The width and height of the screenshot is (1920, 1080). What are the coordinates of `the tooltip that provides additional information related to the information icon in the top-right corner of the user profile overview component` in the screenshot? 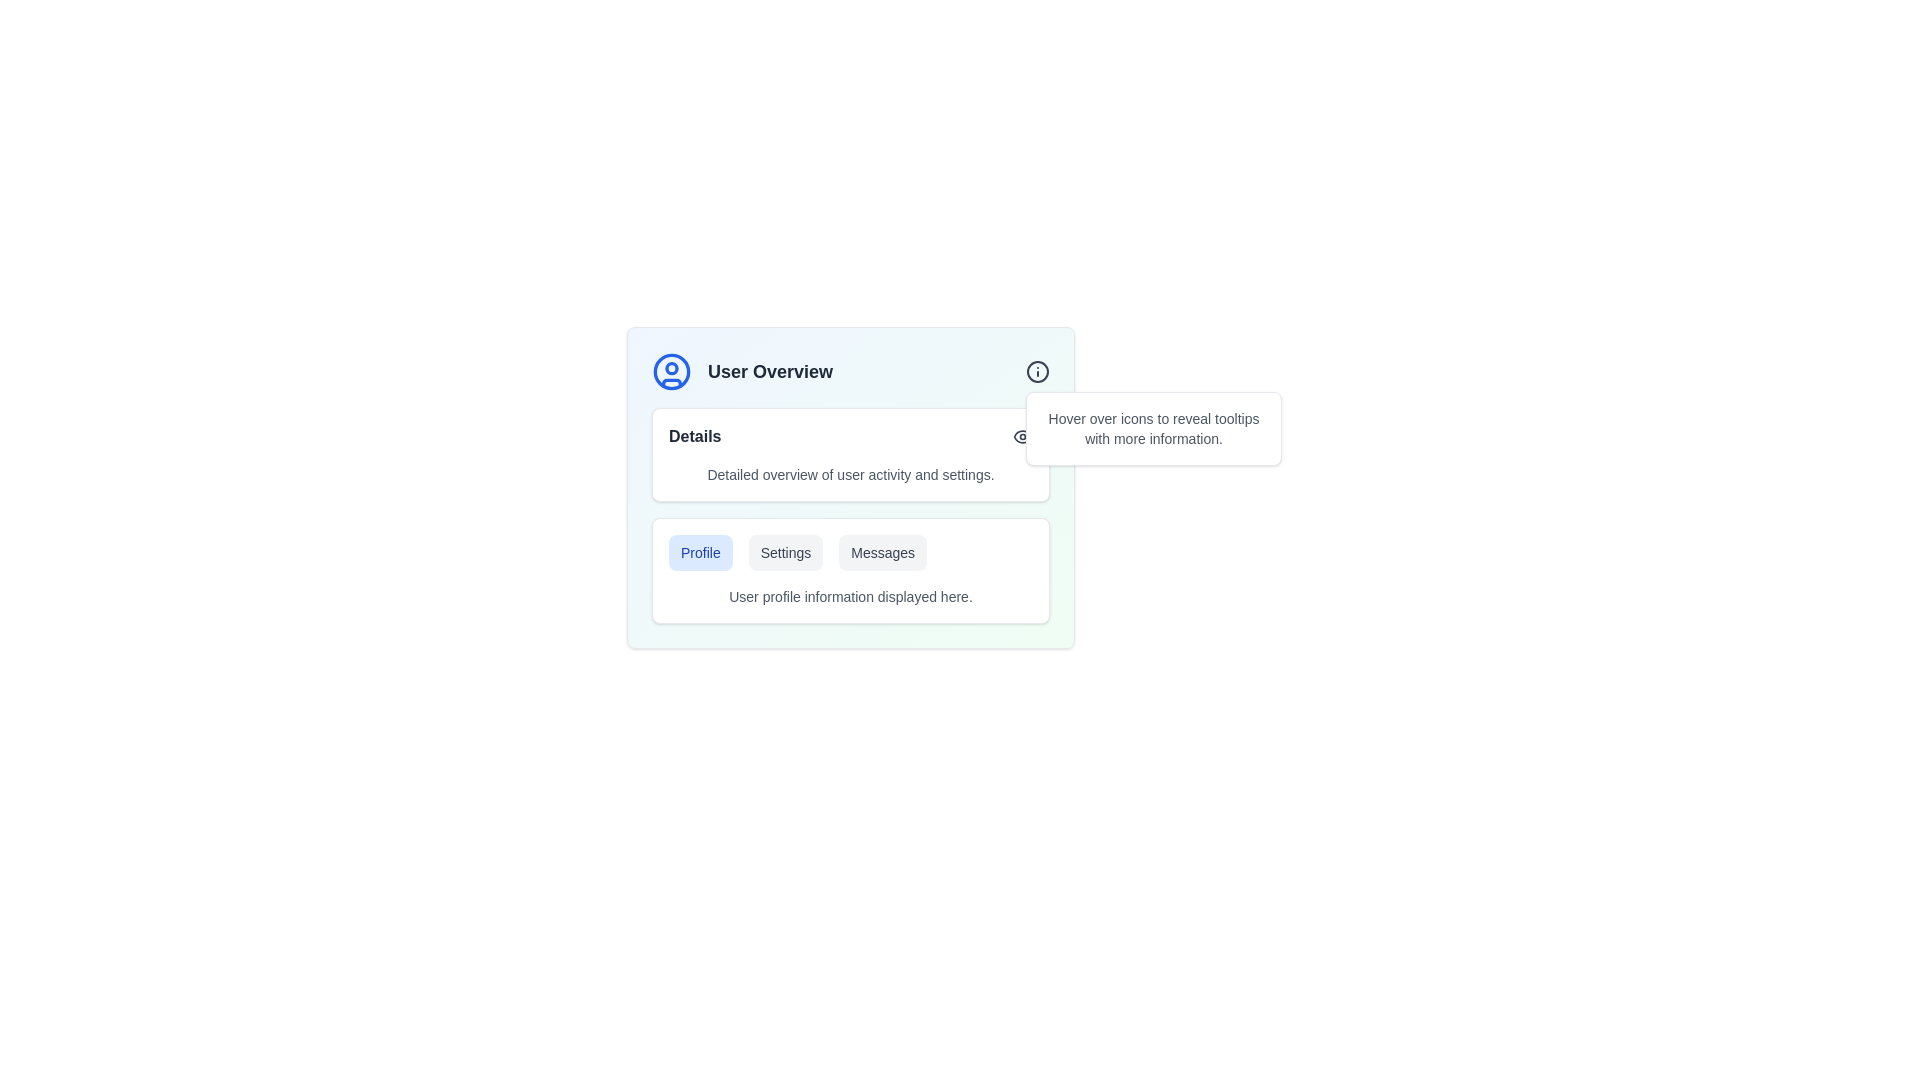 It's located at (1153, 427).